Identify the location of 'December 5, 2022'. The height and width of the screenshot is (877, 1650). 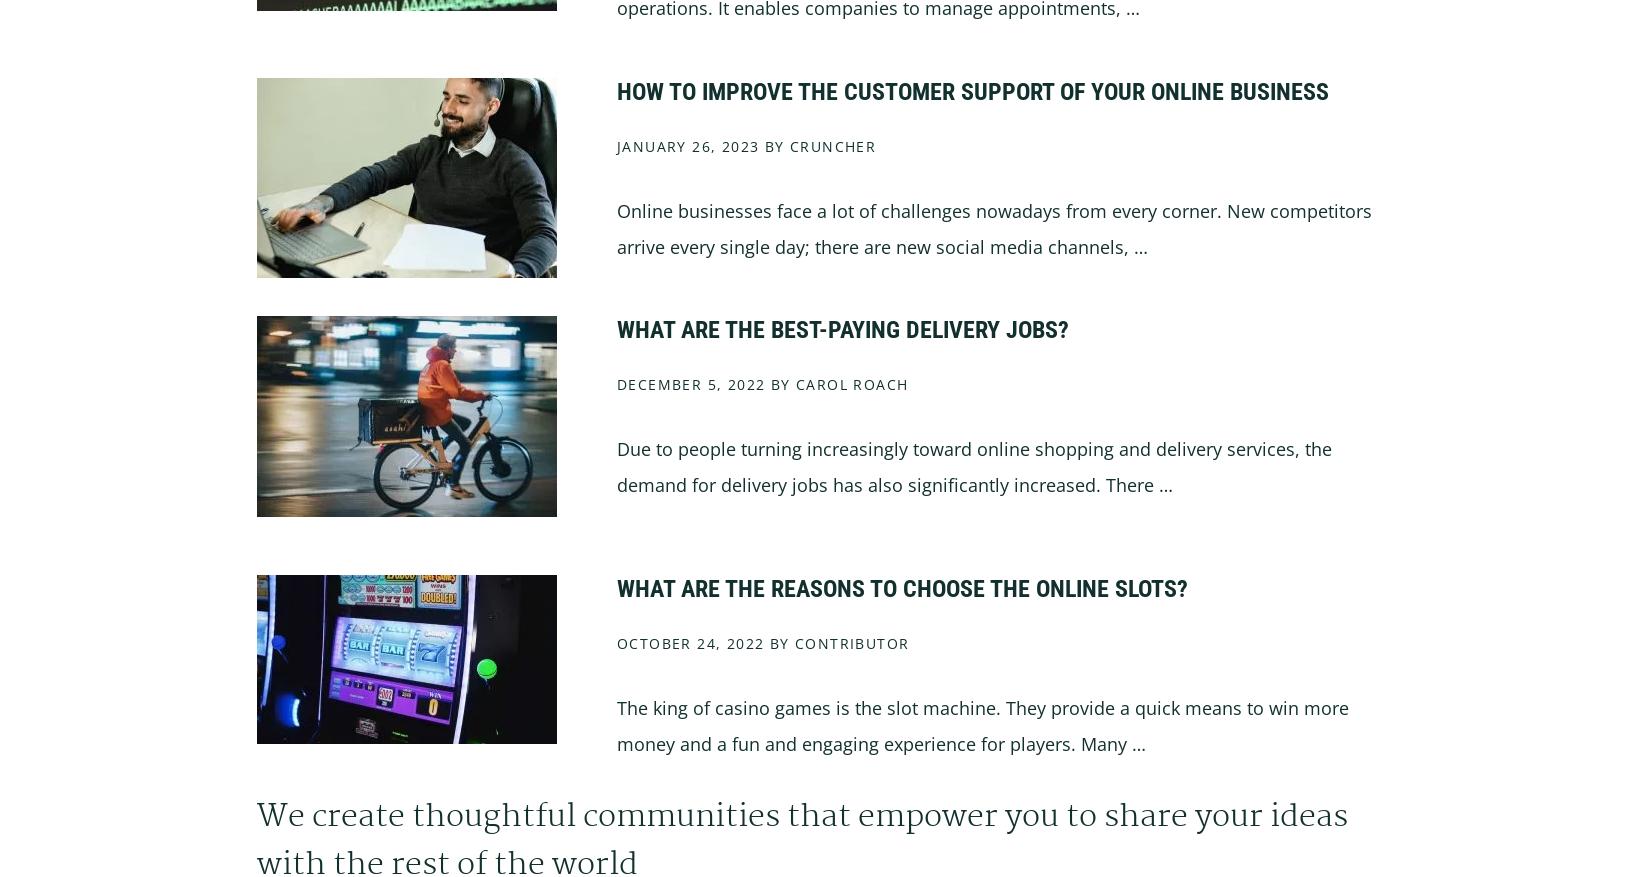
(690, 383).